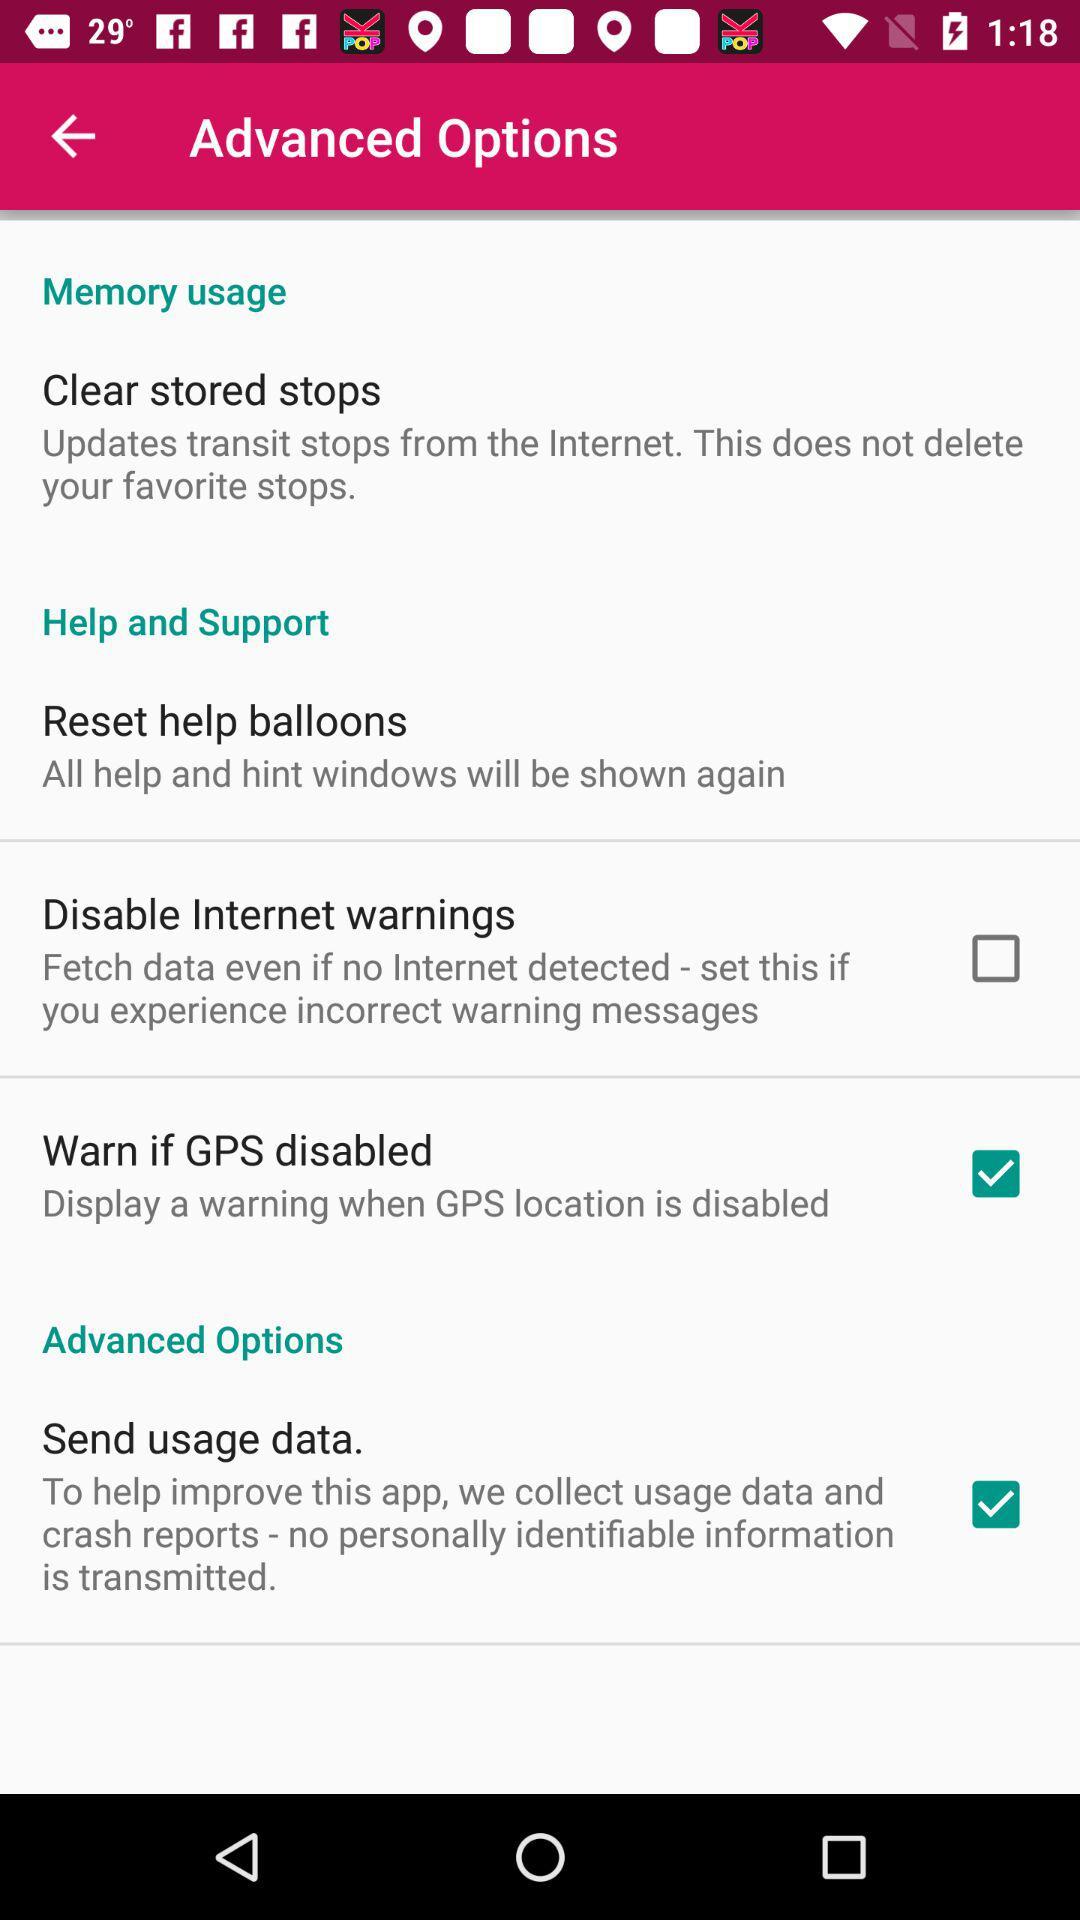 This screenshot has width=1080, height=1920. Describe the element at coordinates (278, 911) in the screenshot. I see `the disable internet warnings icon` at that location.